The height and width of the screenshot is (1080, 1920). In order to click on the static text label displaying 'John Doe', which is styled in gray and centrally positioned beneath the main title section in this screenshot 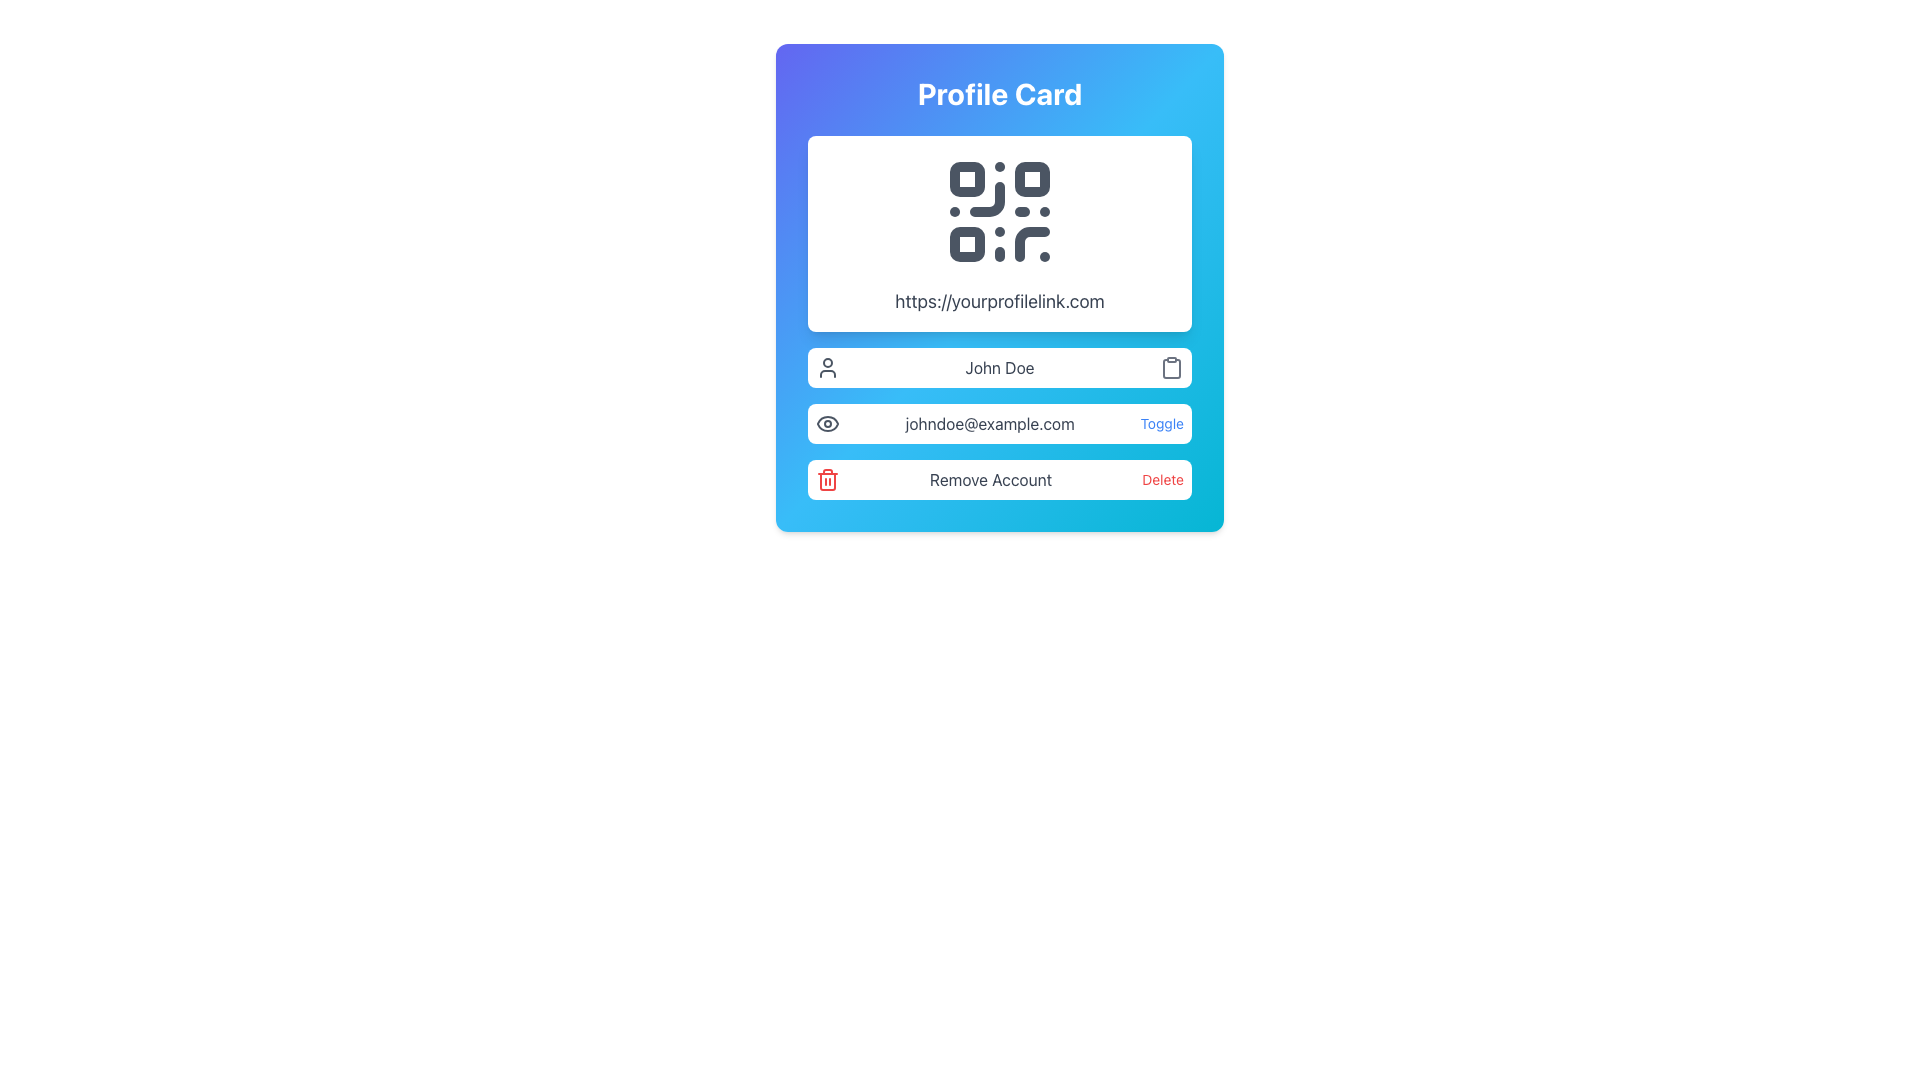, I will do `click(999, 367)`.